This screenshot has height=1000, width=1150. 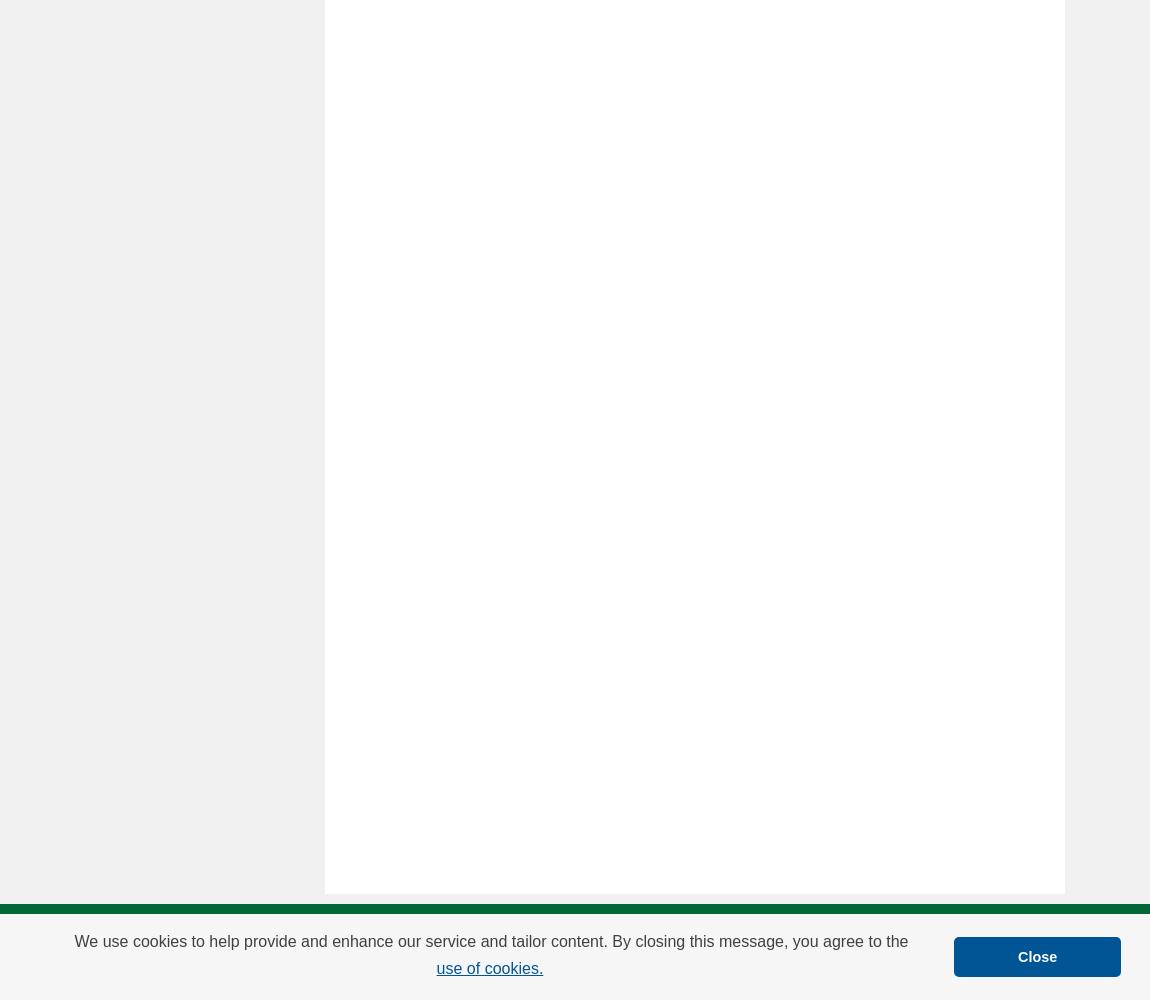 I want to click on 'Login/Sign Up', so click(x=405, y=939).